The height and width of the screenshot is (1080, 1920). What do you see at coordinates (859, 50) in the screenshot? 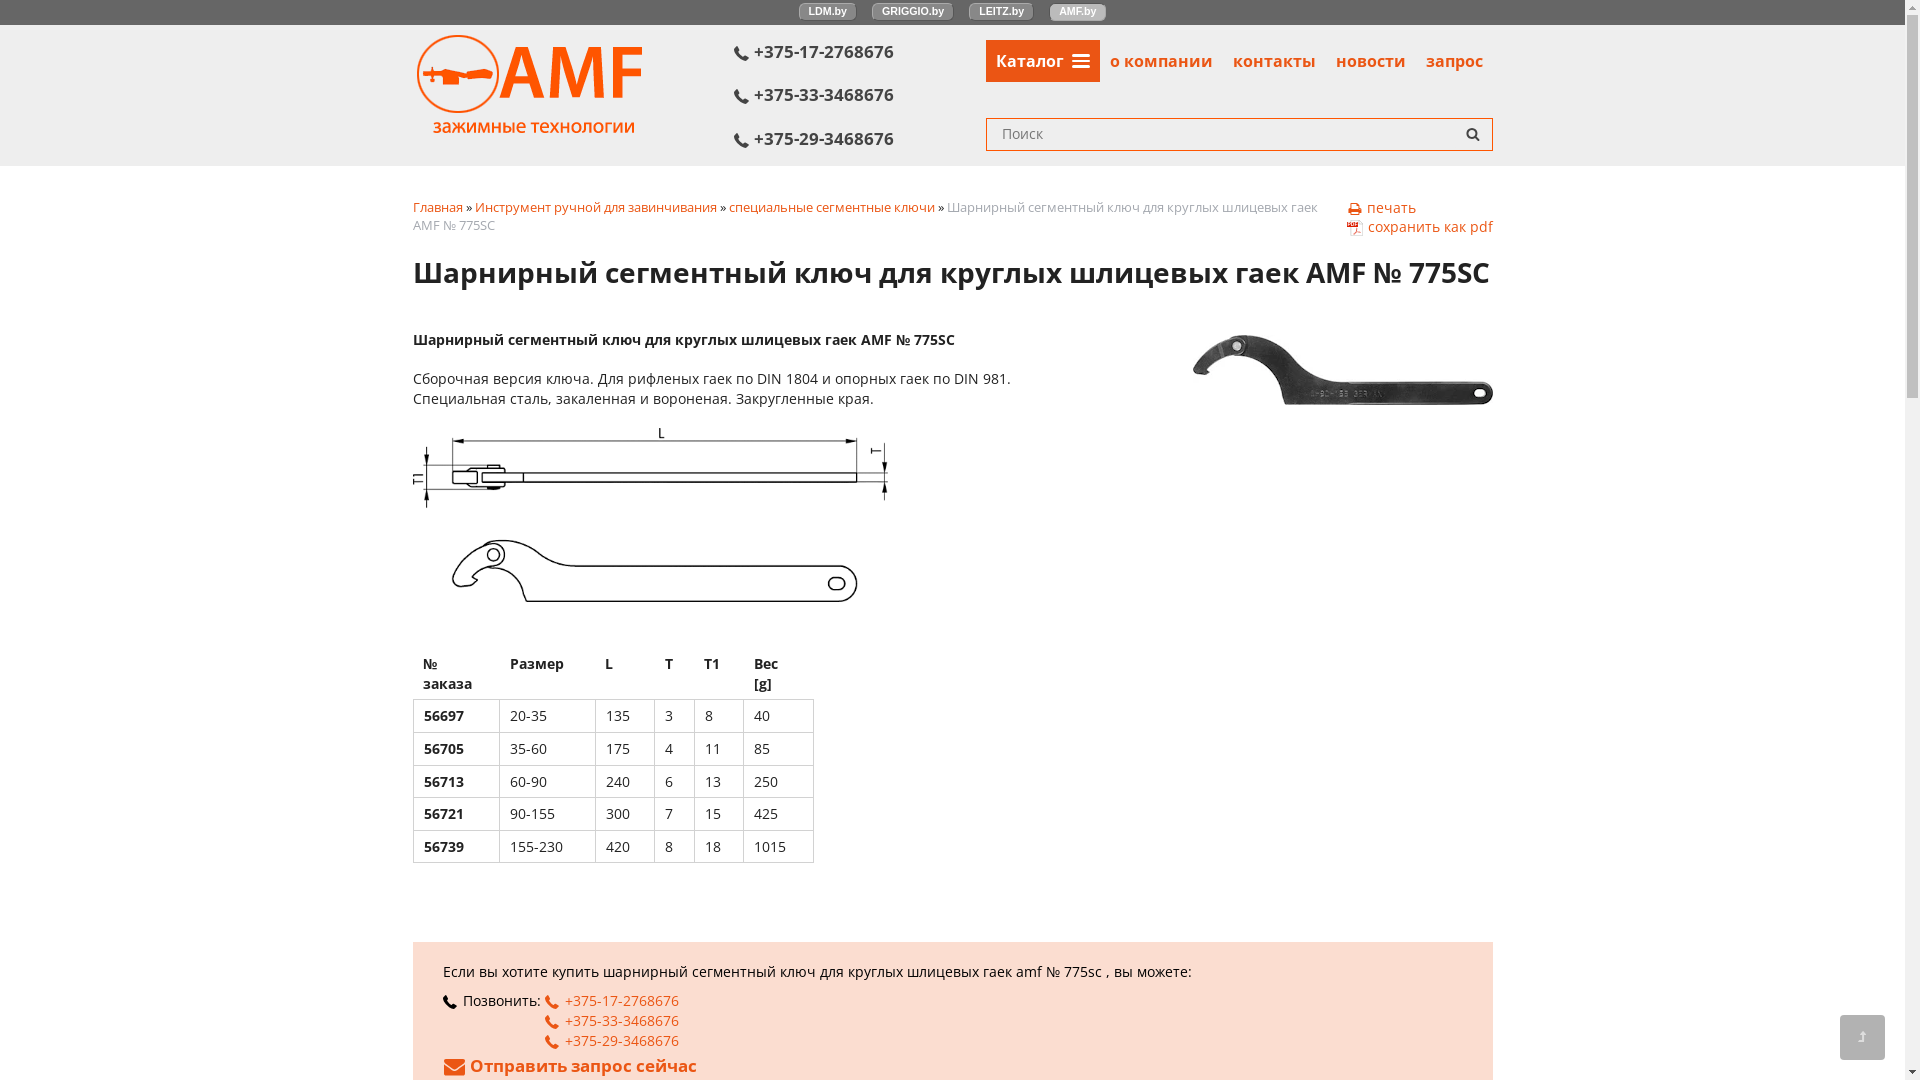
I see `'+375-17-2768676'` at bounding box center [859, 50].